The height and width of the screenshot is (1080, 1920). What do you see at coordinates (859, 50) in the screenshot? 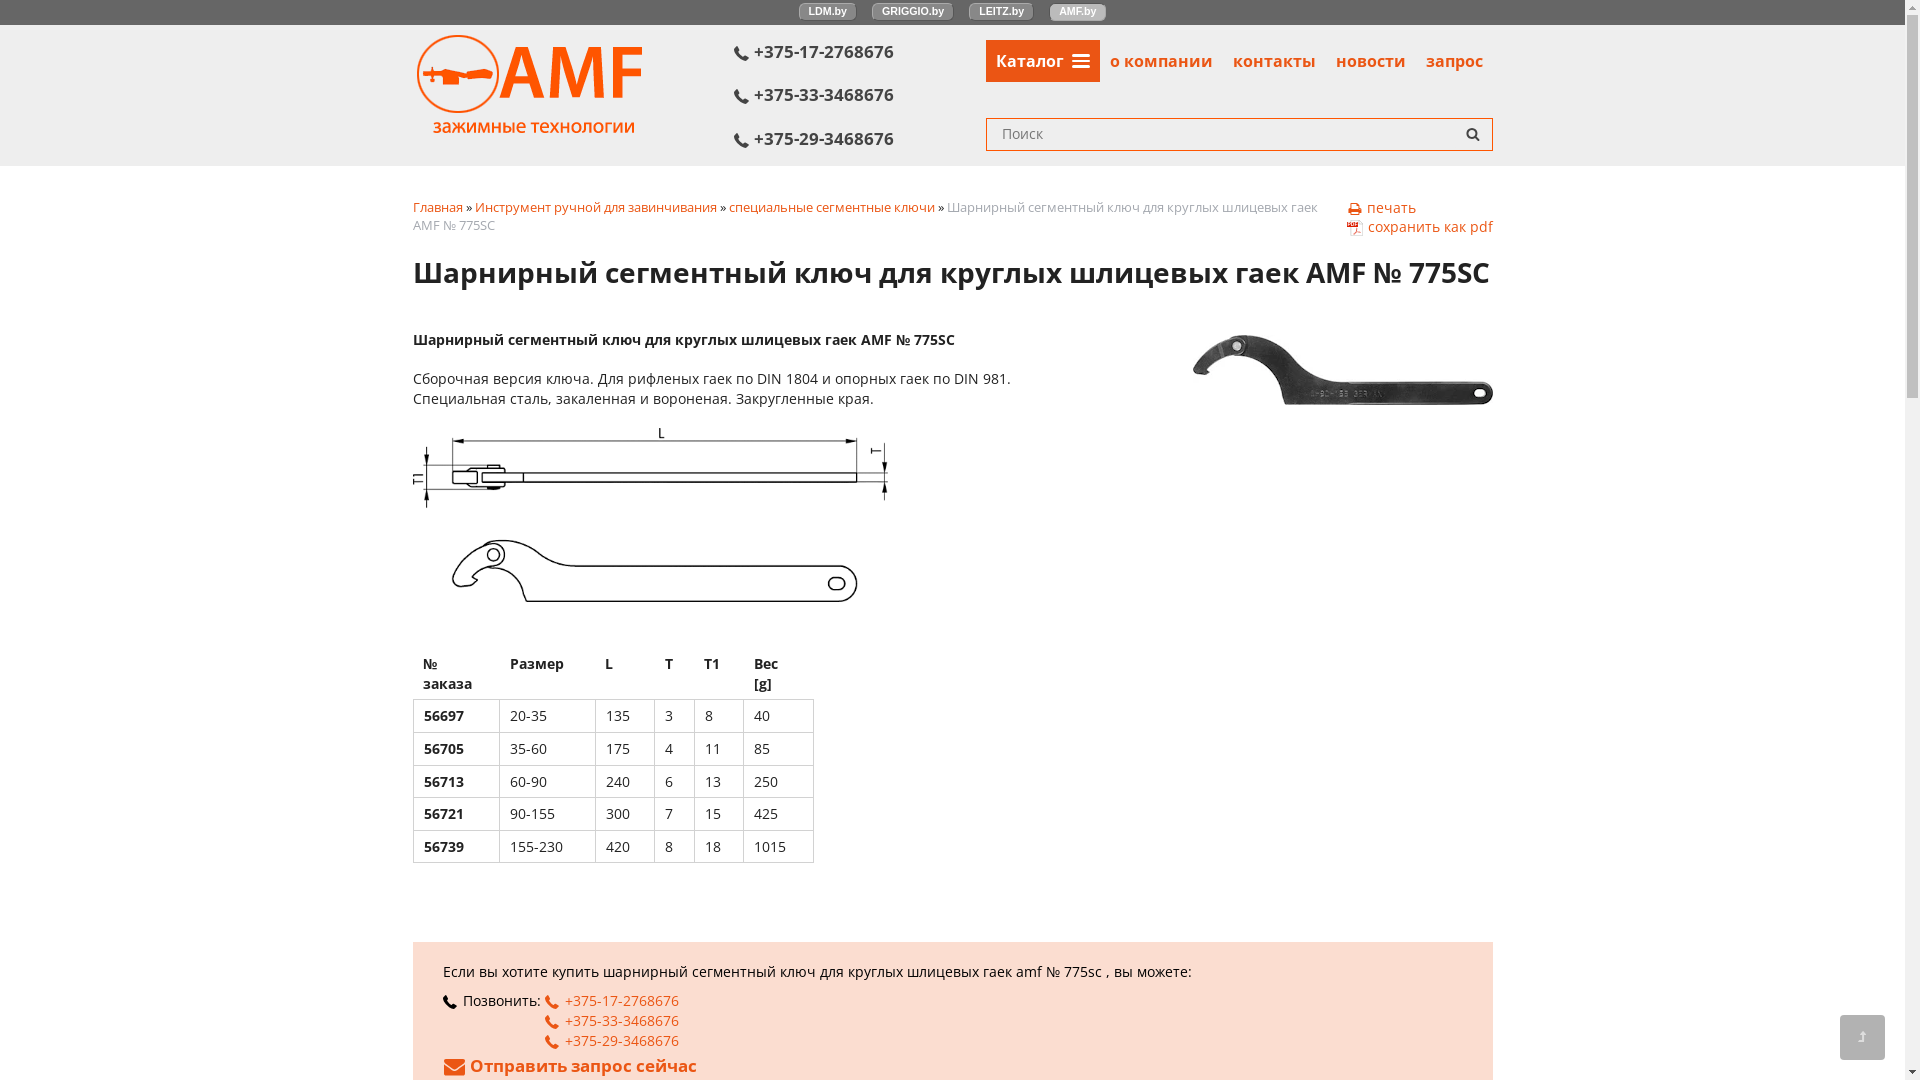
I see `'+375-17-2768676'` at bounding box center [859, 50].